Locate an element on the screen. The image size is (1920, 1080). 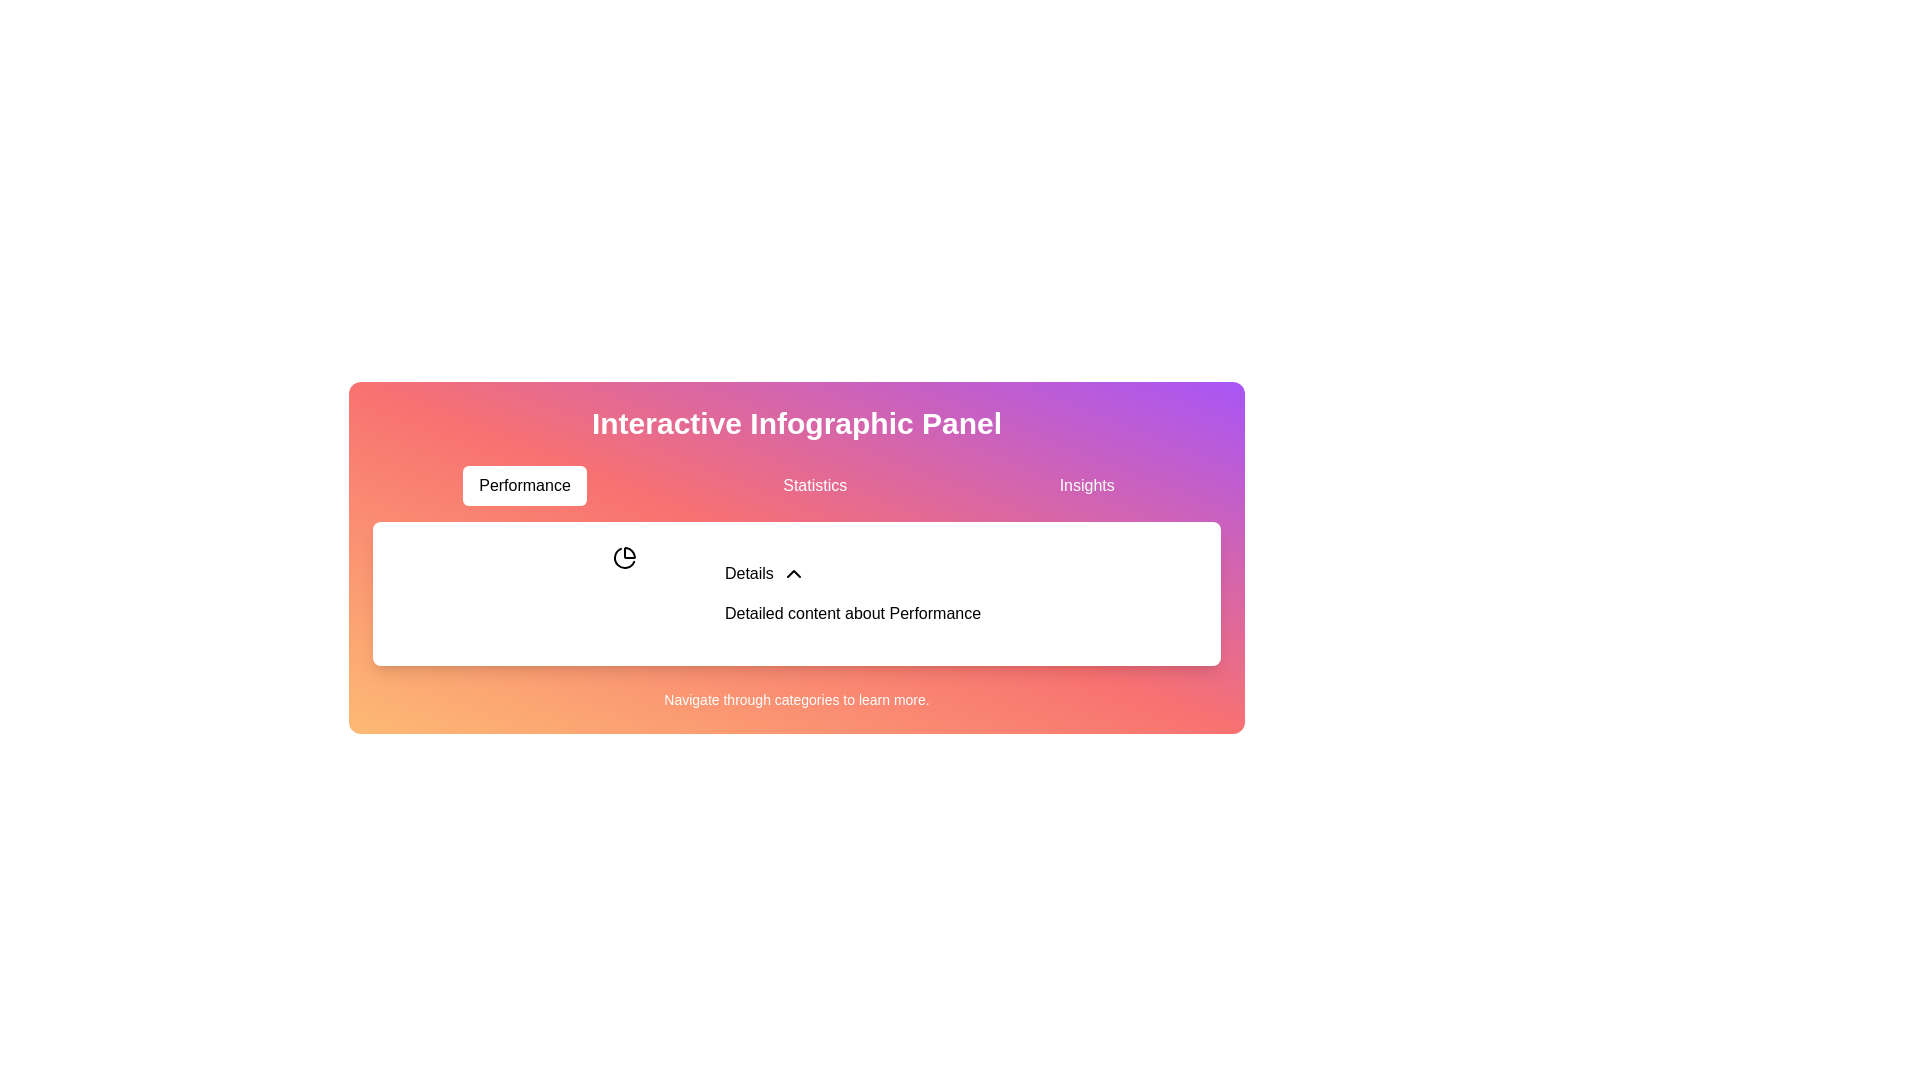
the decorative graphical element shaped like a pie chart within the SVG, located to the right of the overall graphic structure is located at coordinates (628, 553).